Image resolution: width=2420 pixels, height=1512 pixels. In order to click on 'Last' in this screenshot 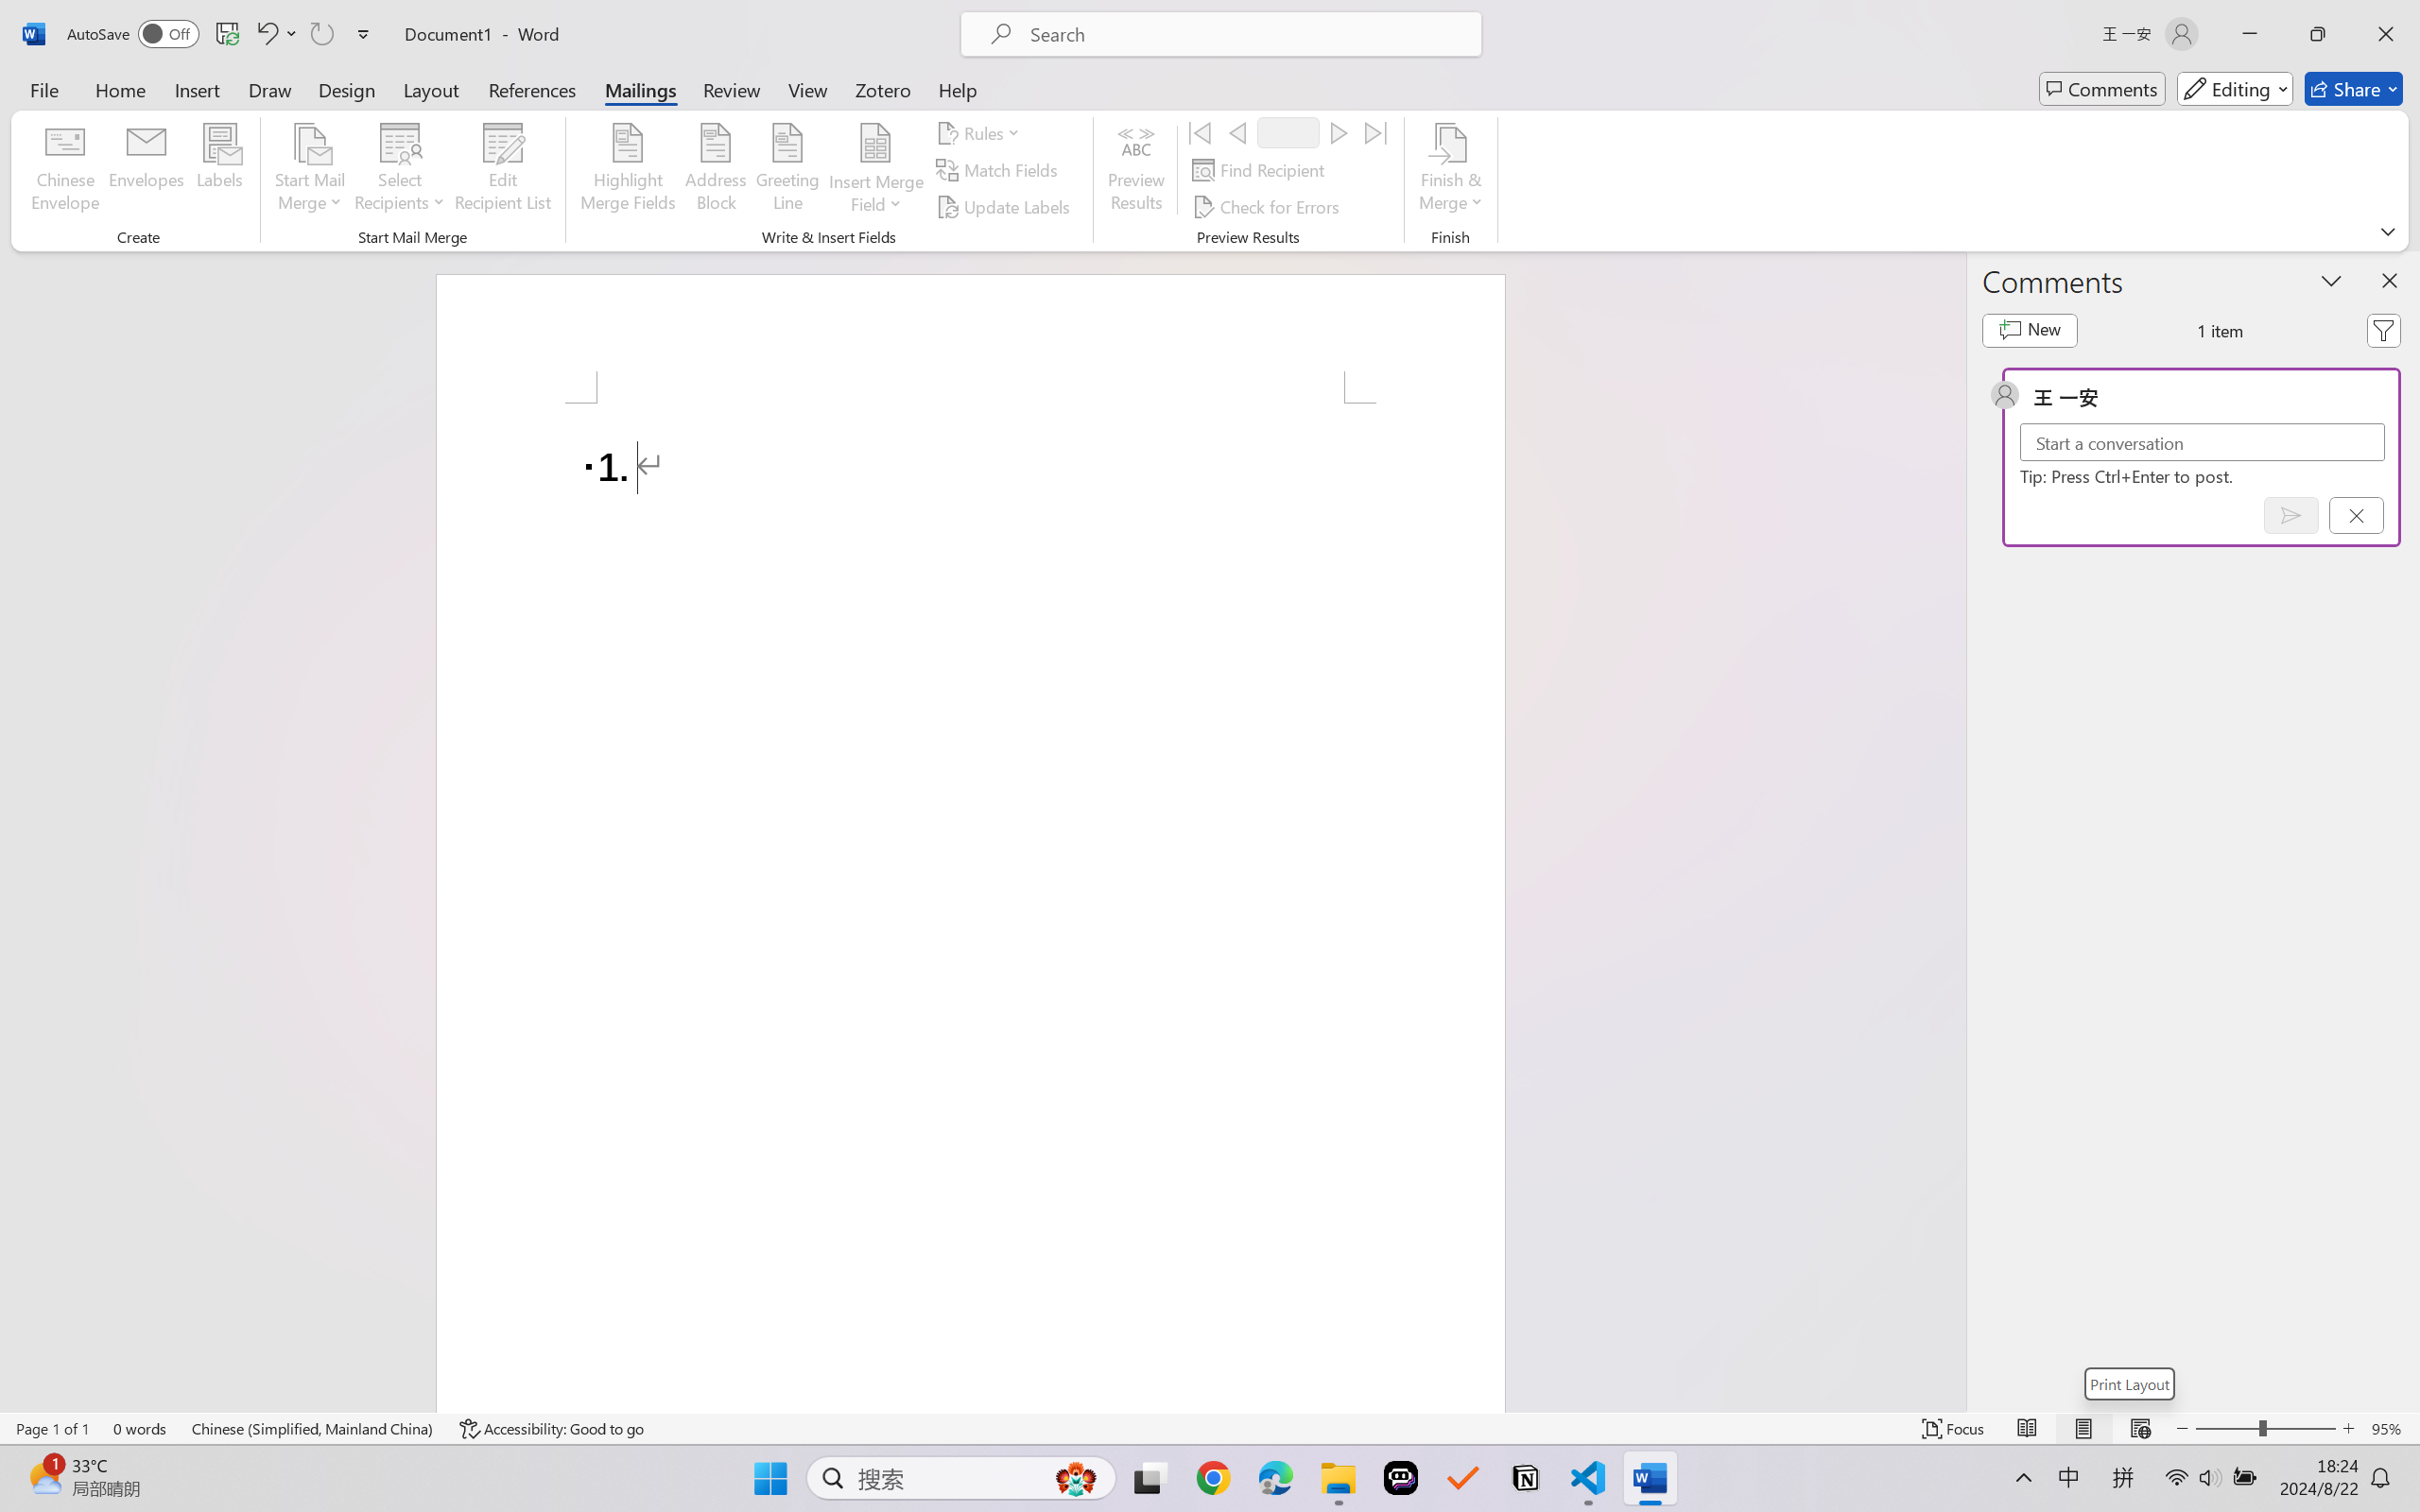, I will do `click(1376, 131)`.